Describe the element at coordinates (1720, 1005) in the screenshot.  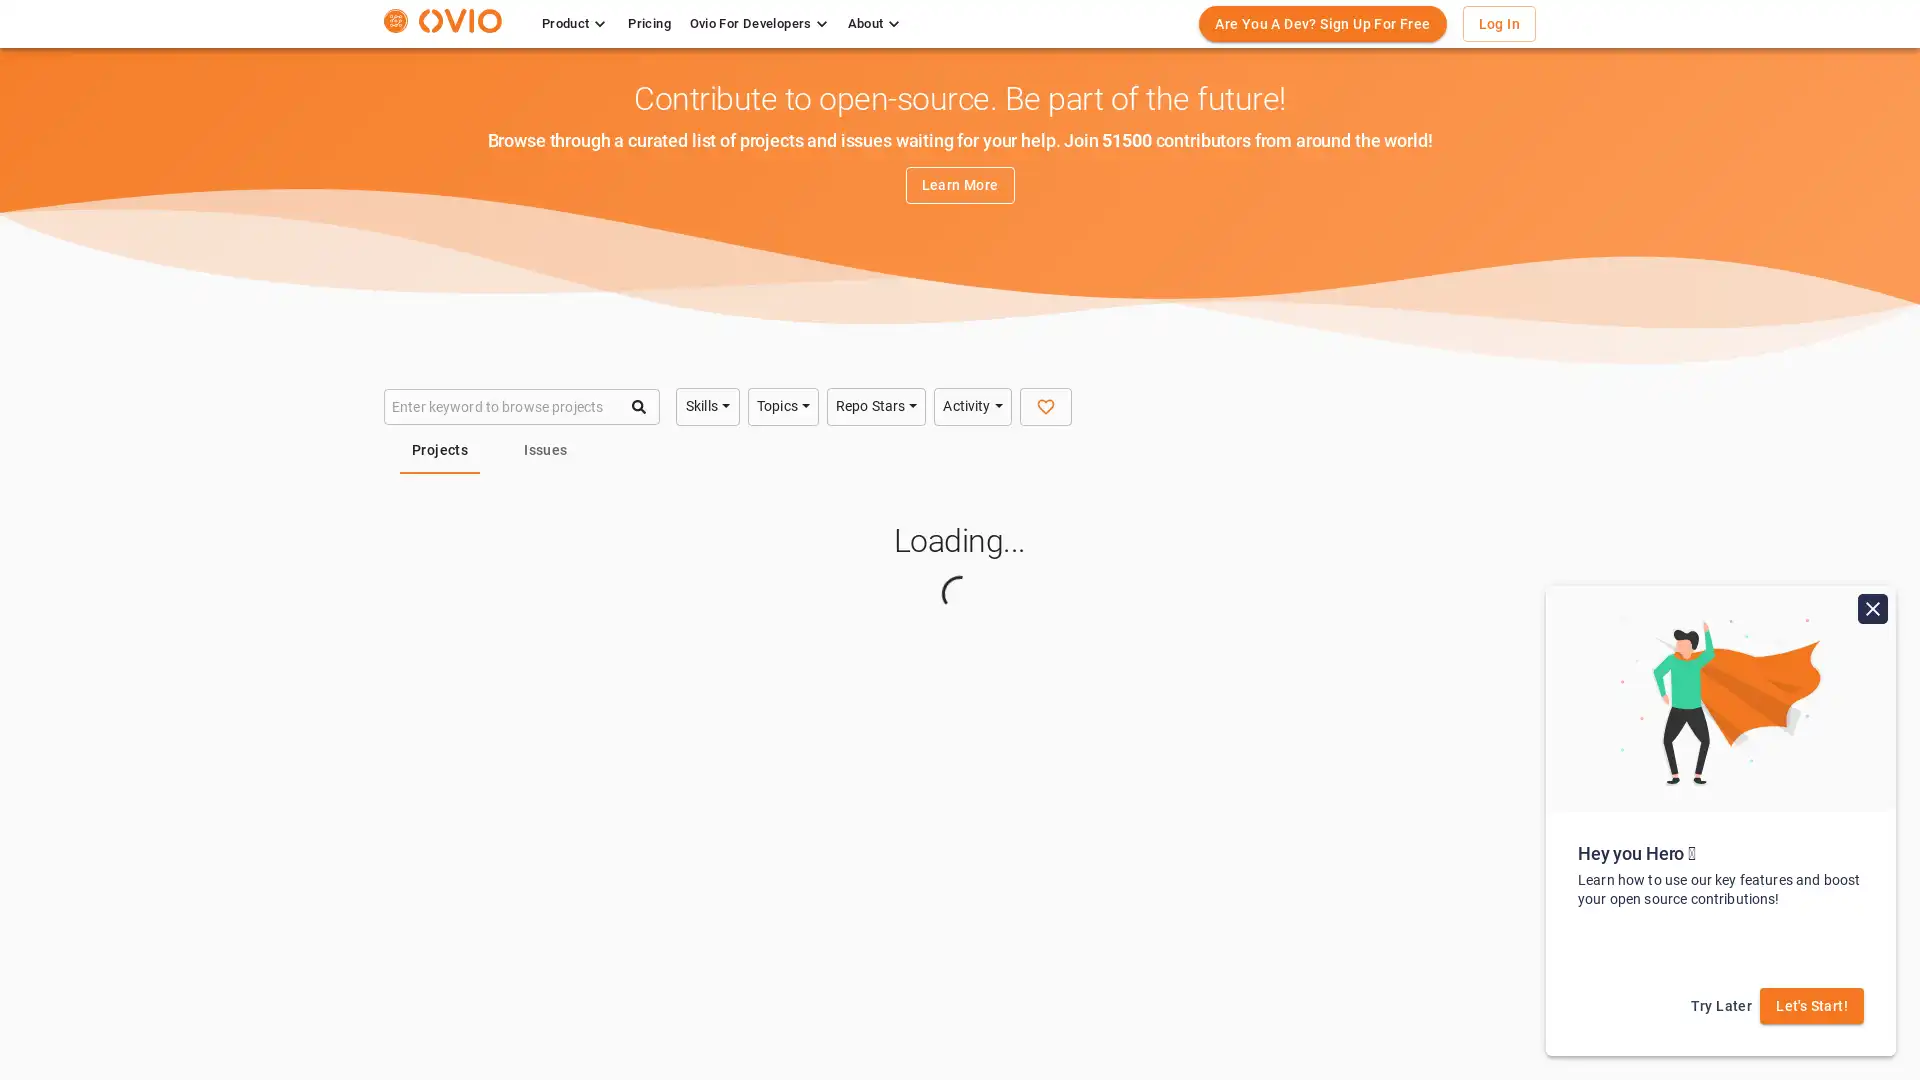
I see `Try Later` at that location.